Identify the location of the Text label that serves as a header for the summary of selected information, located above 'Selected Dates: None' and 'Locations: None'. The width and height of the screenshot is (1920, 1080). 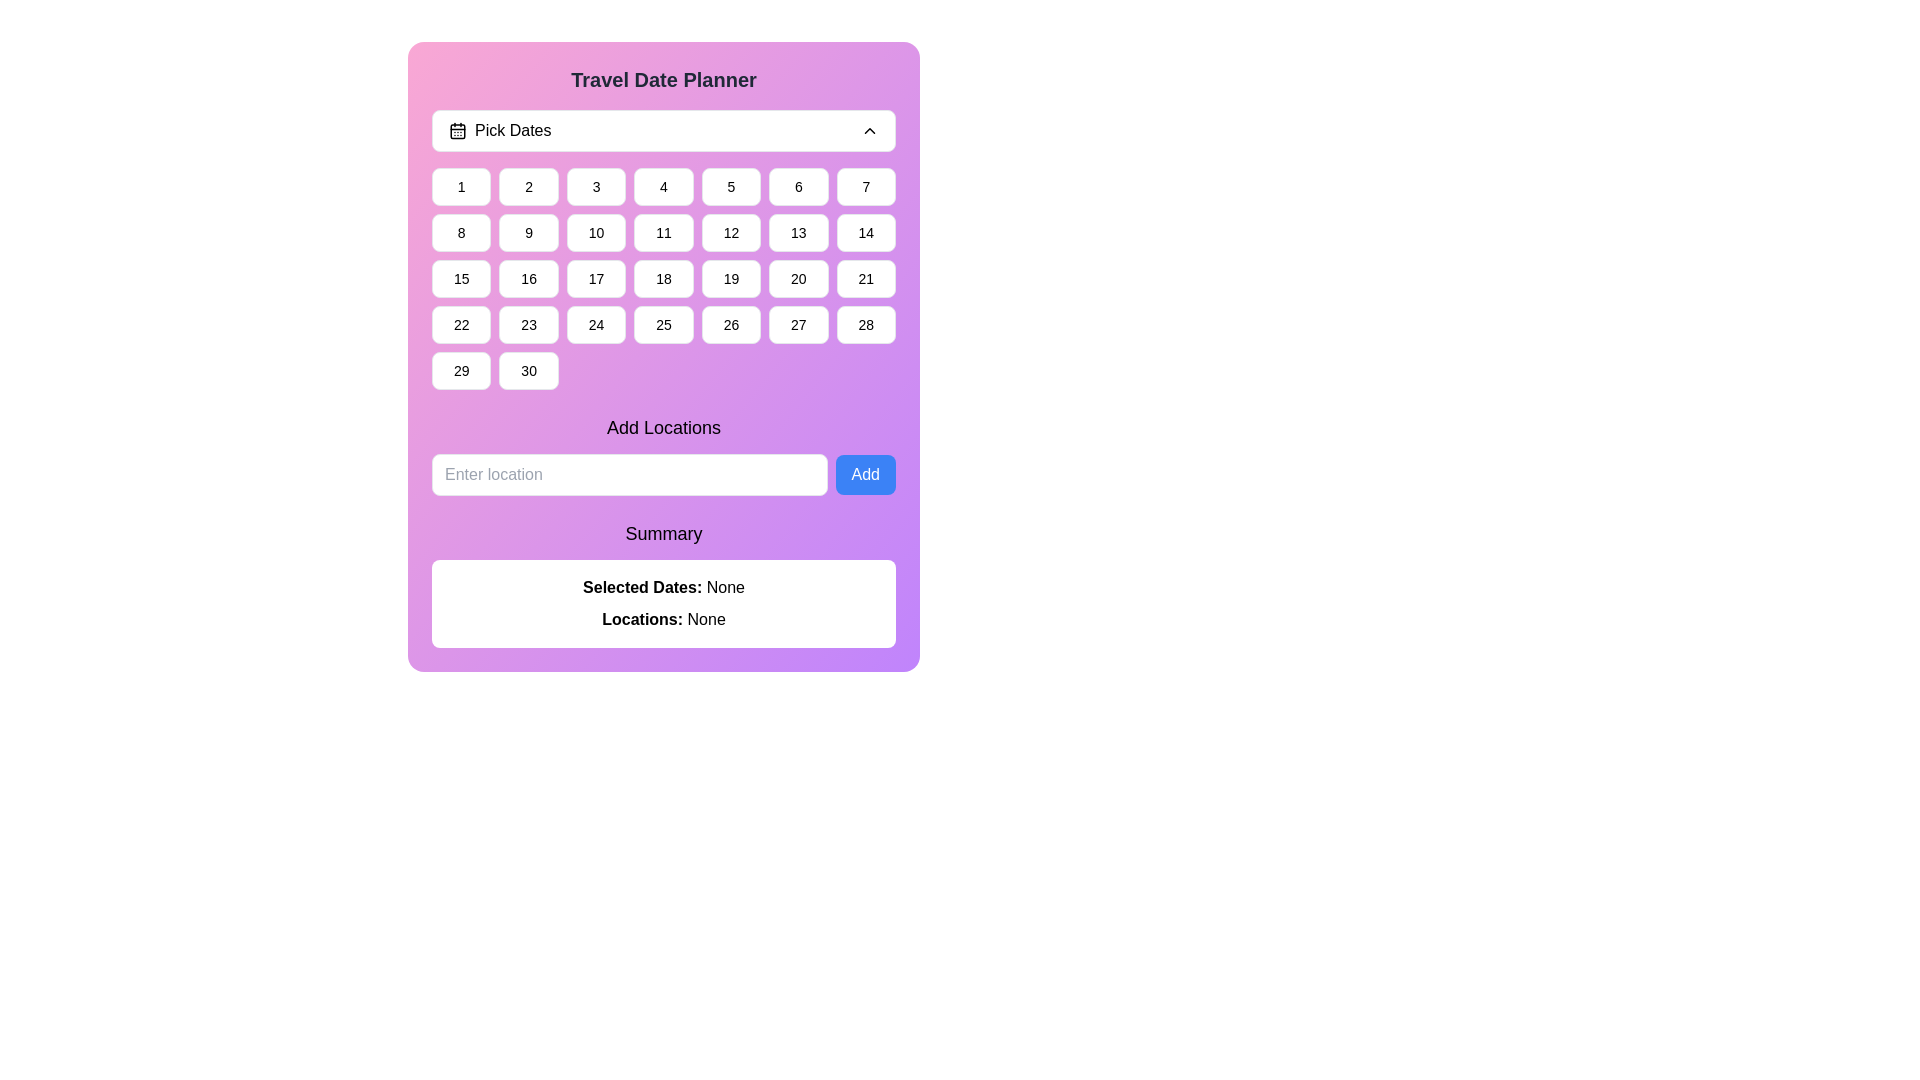
(663, 532).